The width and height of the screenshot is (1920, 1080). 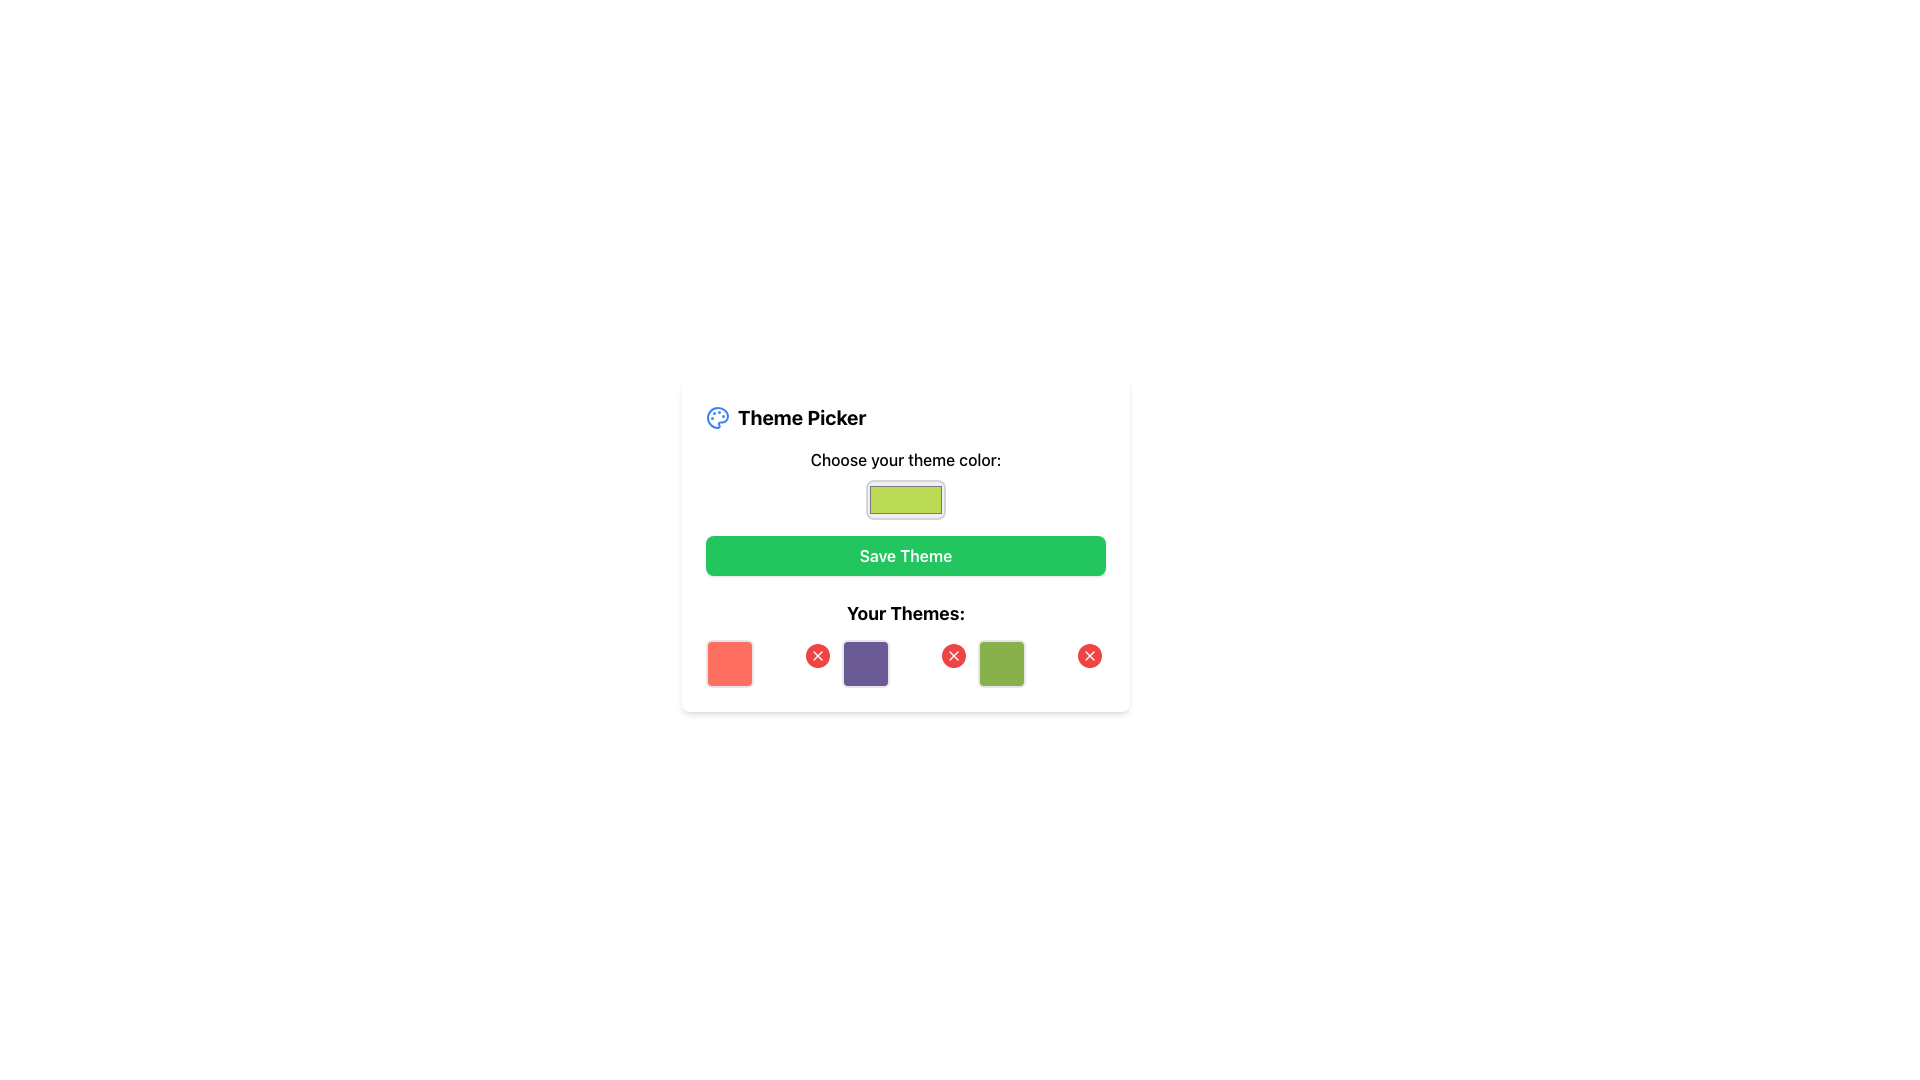 I want to click on the circular red button with a white cross icon located in the top-right corner of the green theme box in the 'Your Themes' section, so click(x=1088, y=655).